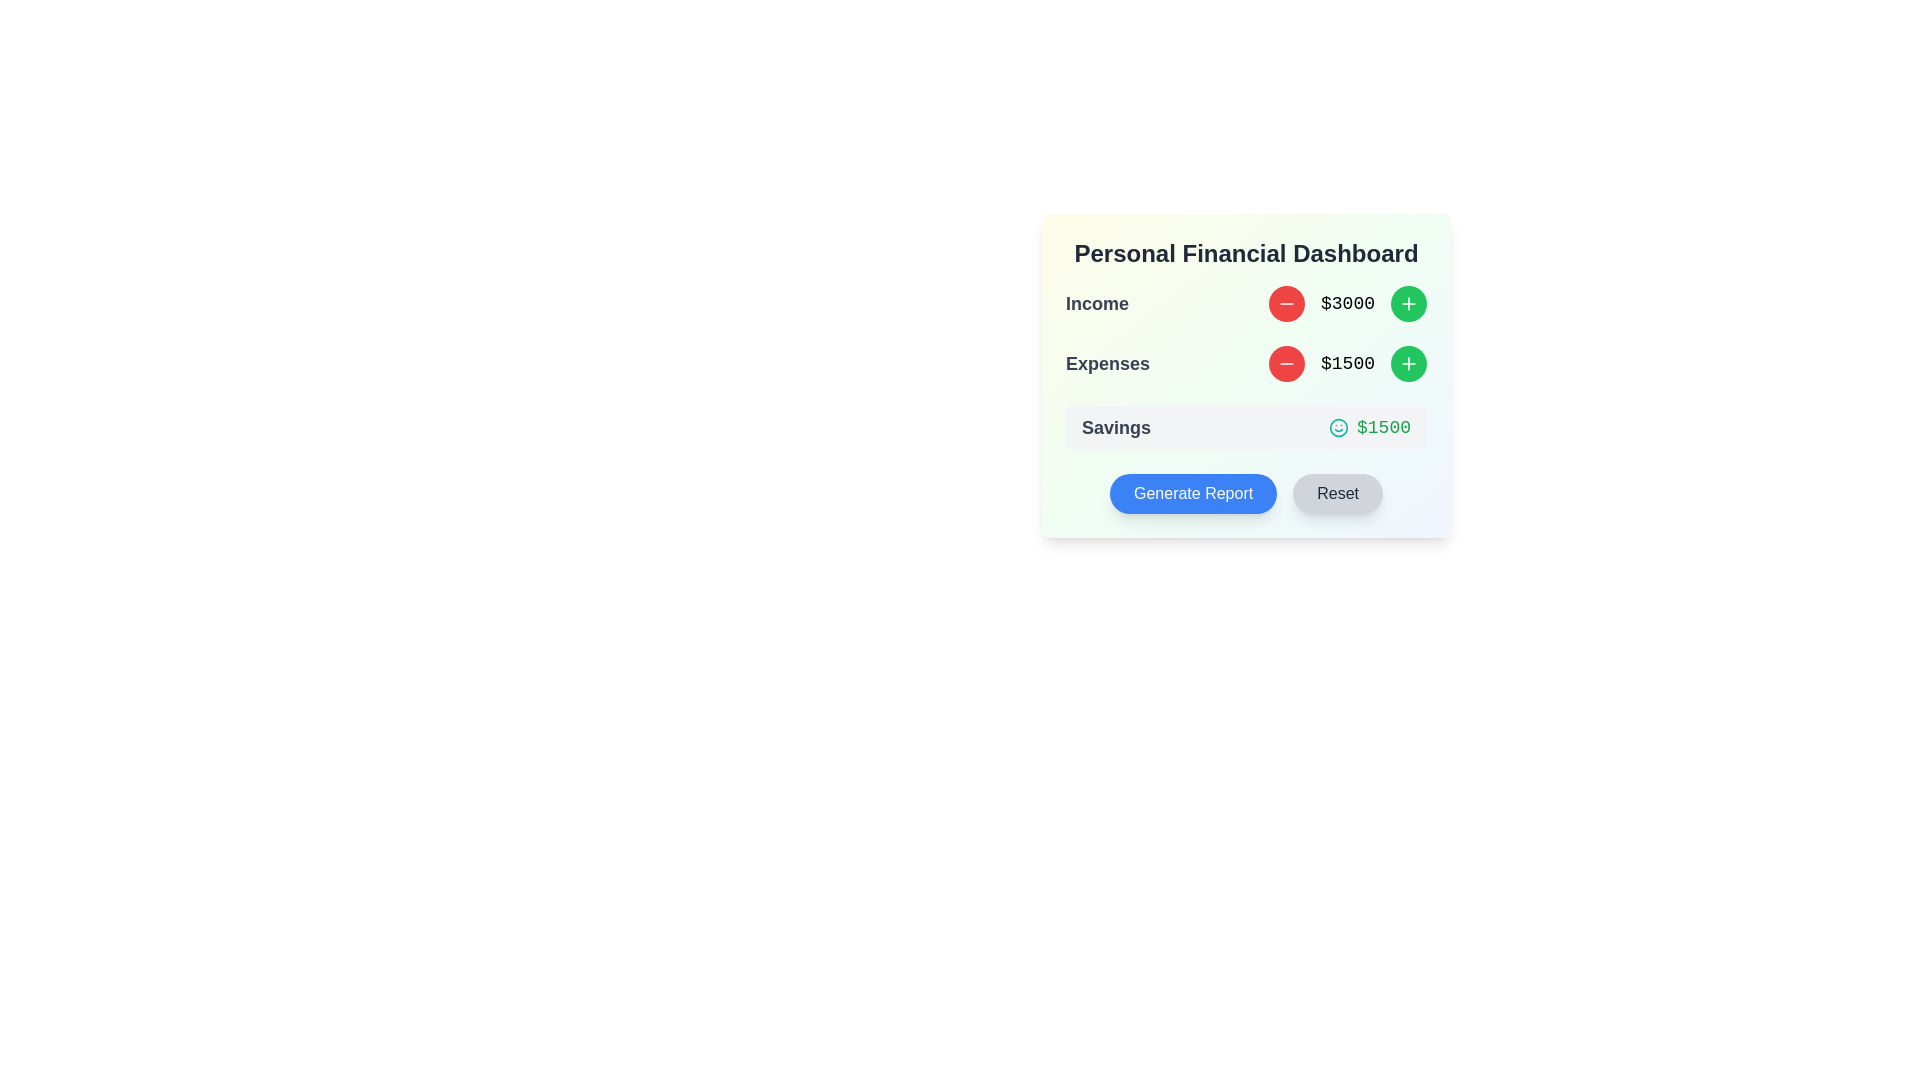 This screenshot has width=1920, height=1080. What do you see at coordinates (1348, 304) in the screenshot?
I see `the text component displaying the value '$3000', which is flanked by a red circular button on the left and a green circular button on the right` at bounding box center [1348, 304].